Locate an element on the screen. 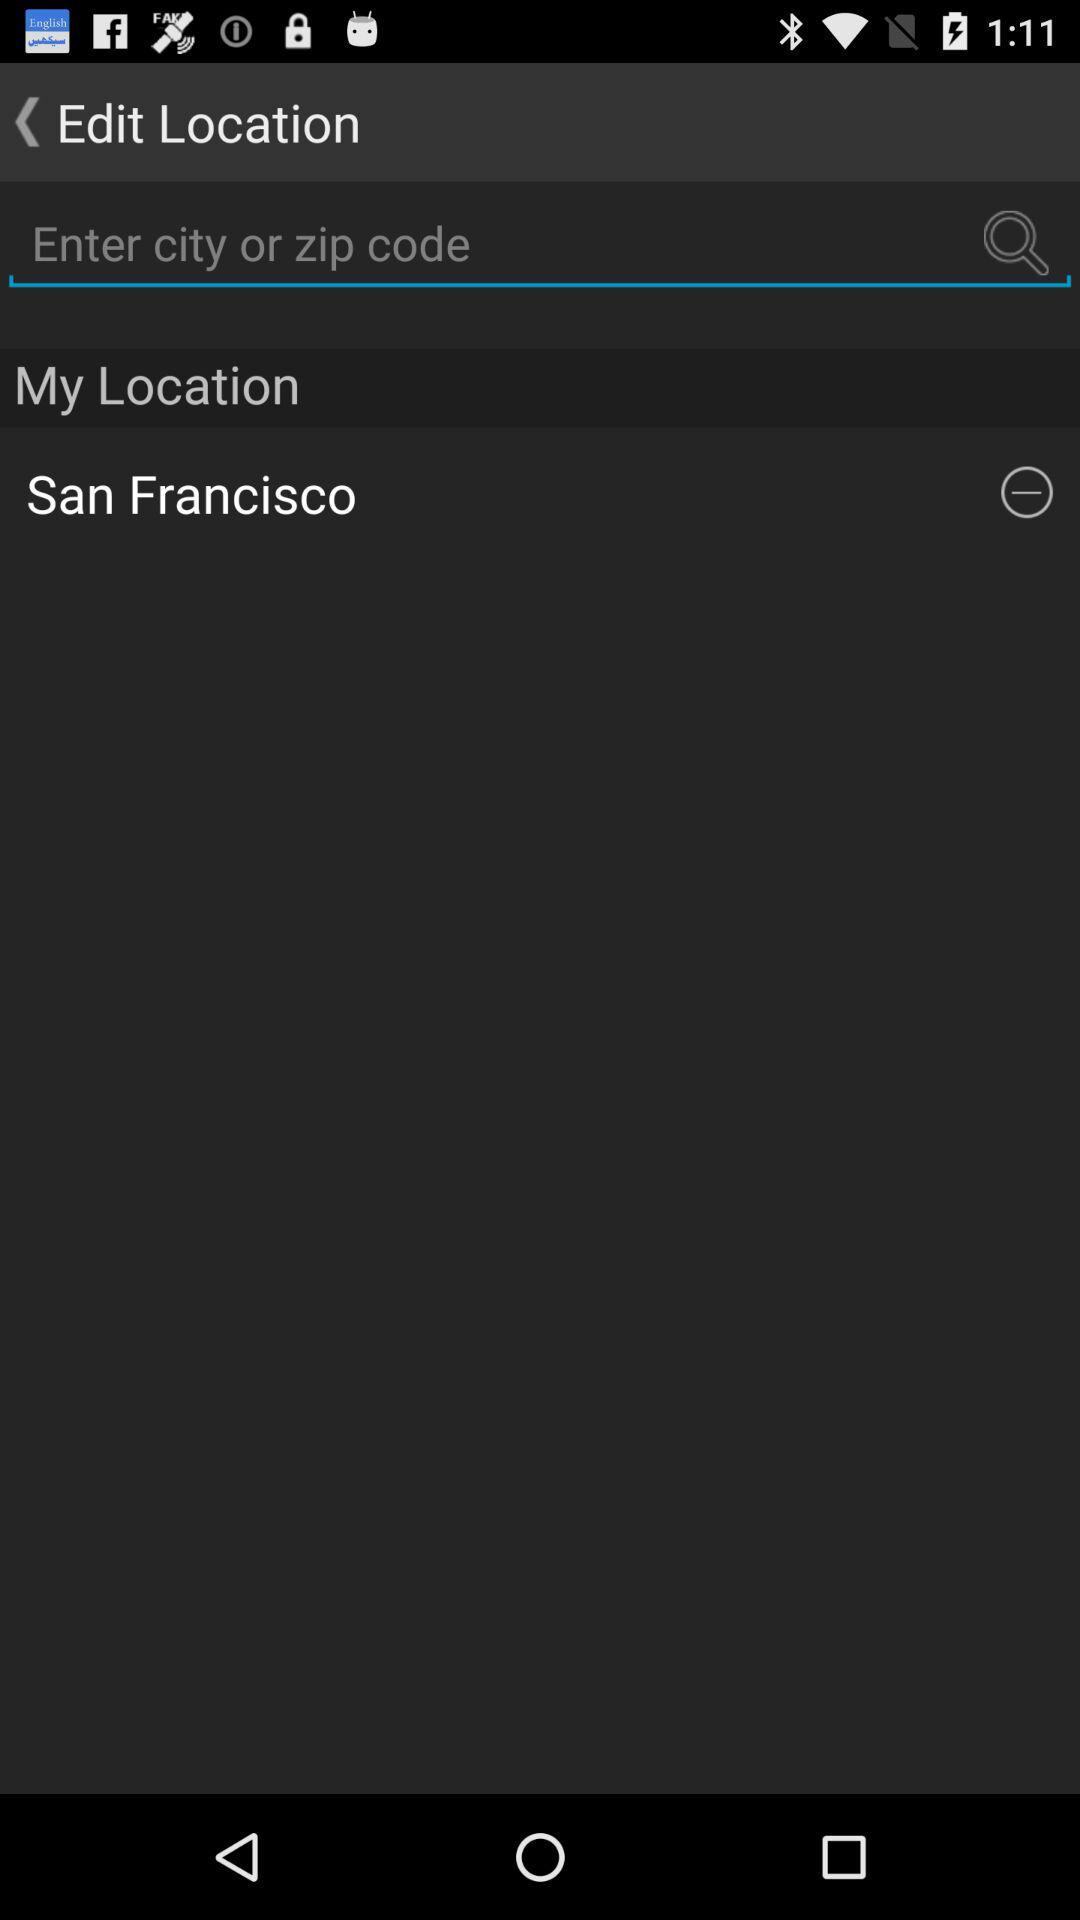  the san francisco app is located at coordinates (525, 493).